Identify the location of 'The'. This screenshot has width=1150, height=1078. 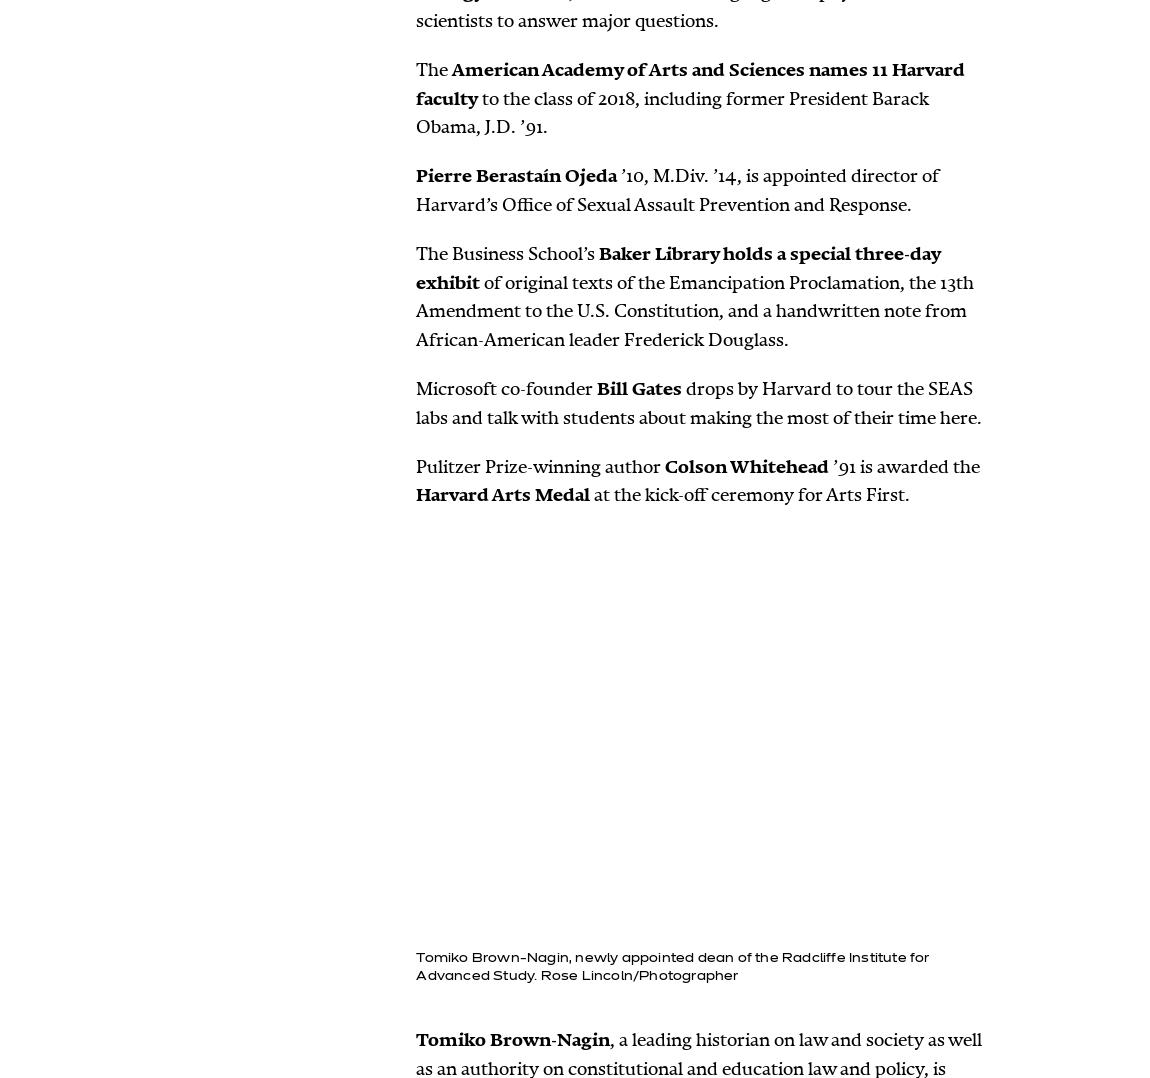
(434, 68).